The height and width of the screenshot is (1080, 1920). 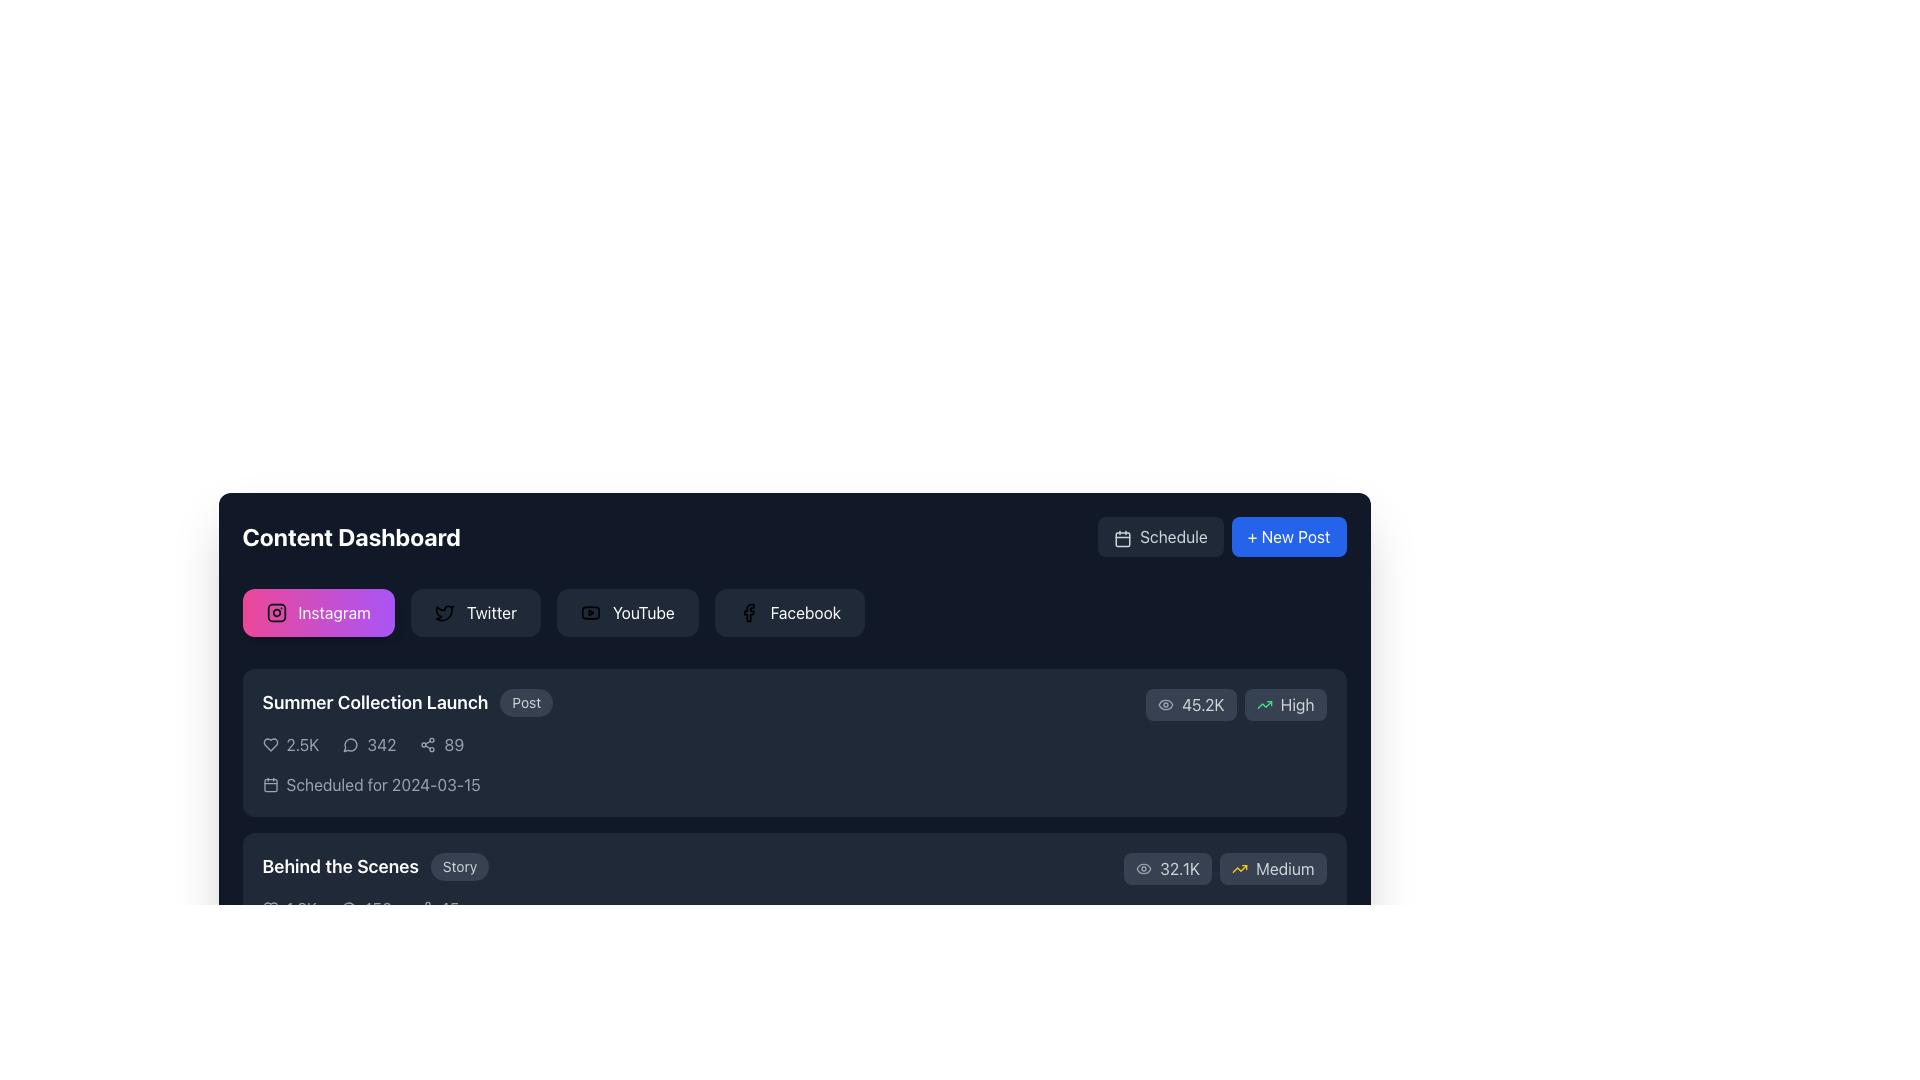 I want to click on the YouTube button, which is a dark capsule-shaped button located in the Content Dashboard section, so click(x=589, y=612).